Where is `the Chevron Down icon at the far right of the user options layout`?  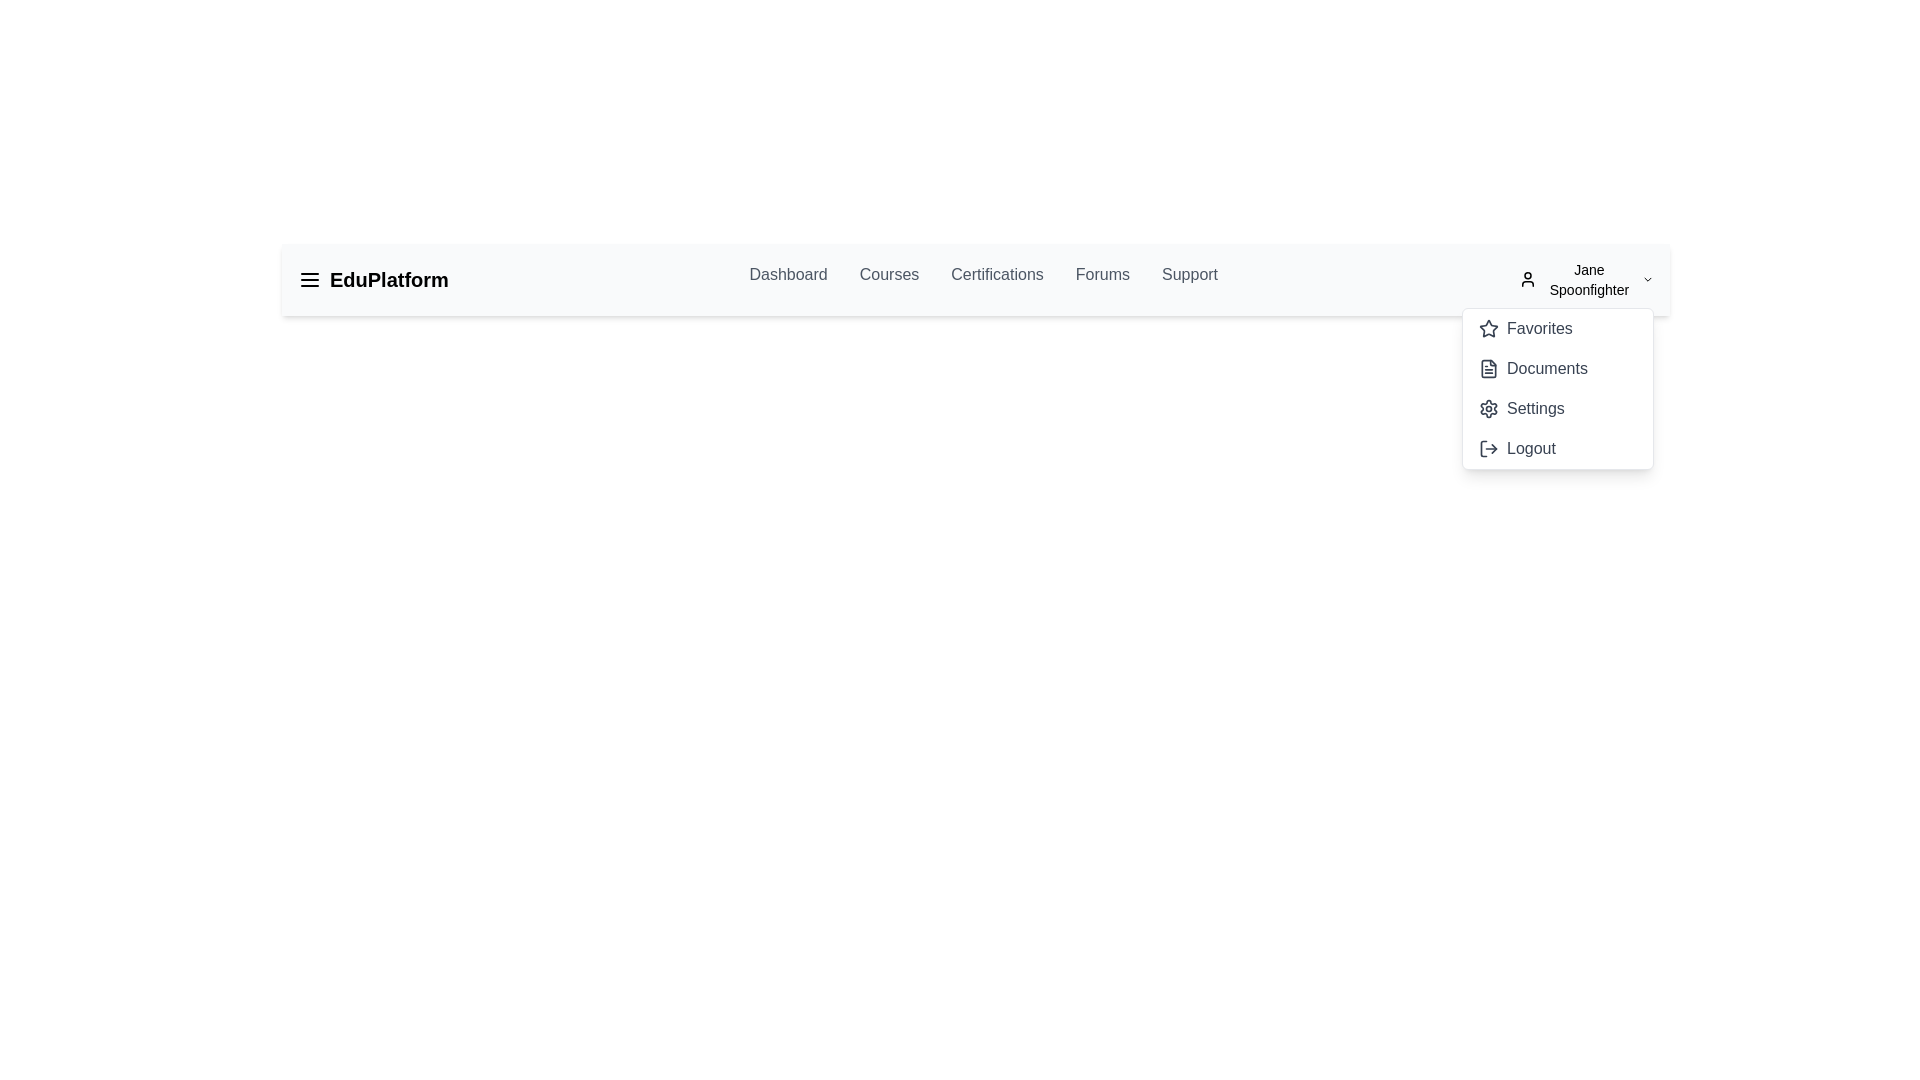 the Chevron Down icon at the far right of the user options layout is located at coordinates (1647, 280).